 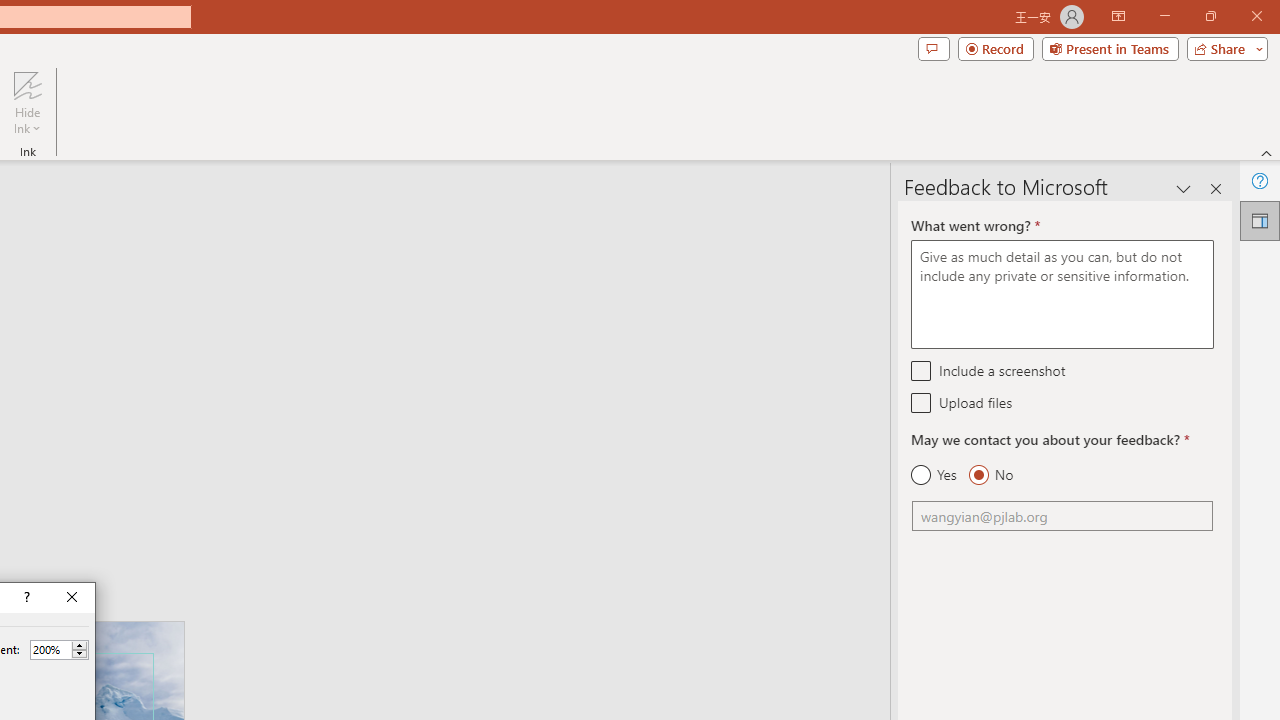 I want to click on 'Yes', so click(x=933, y=475).